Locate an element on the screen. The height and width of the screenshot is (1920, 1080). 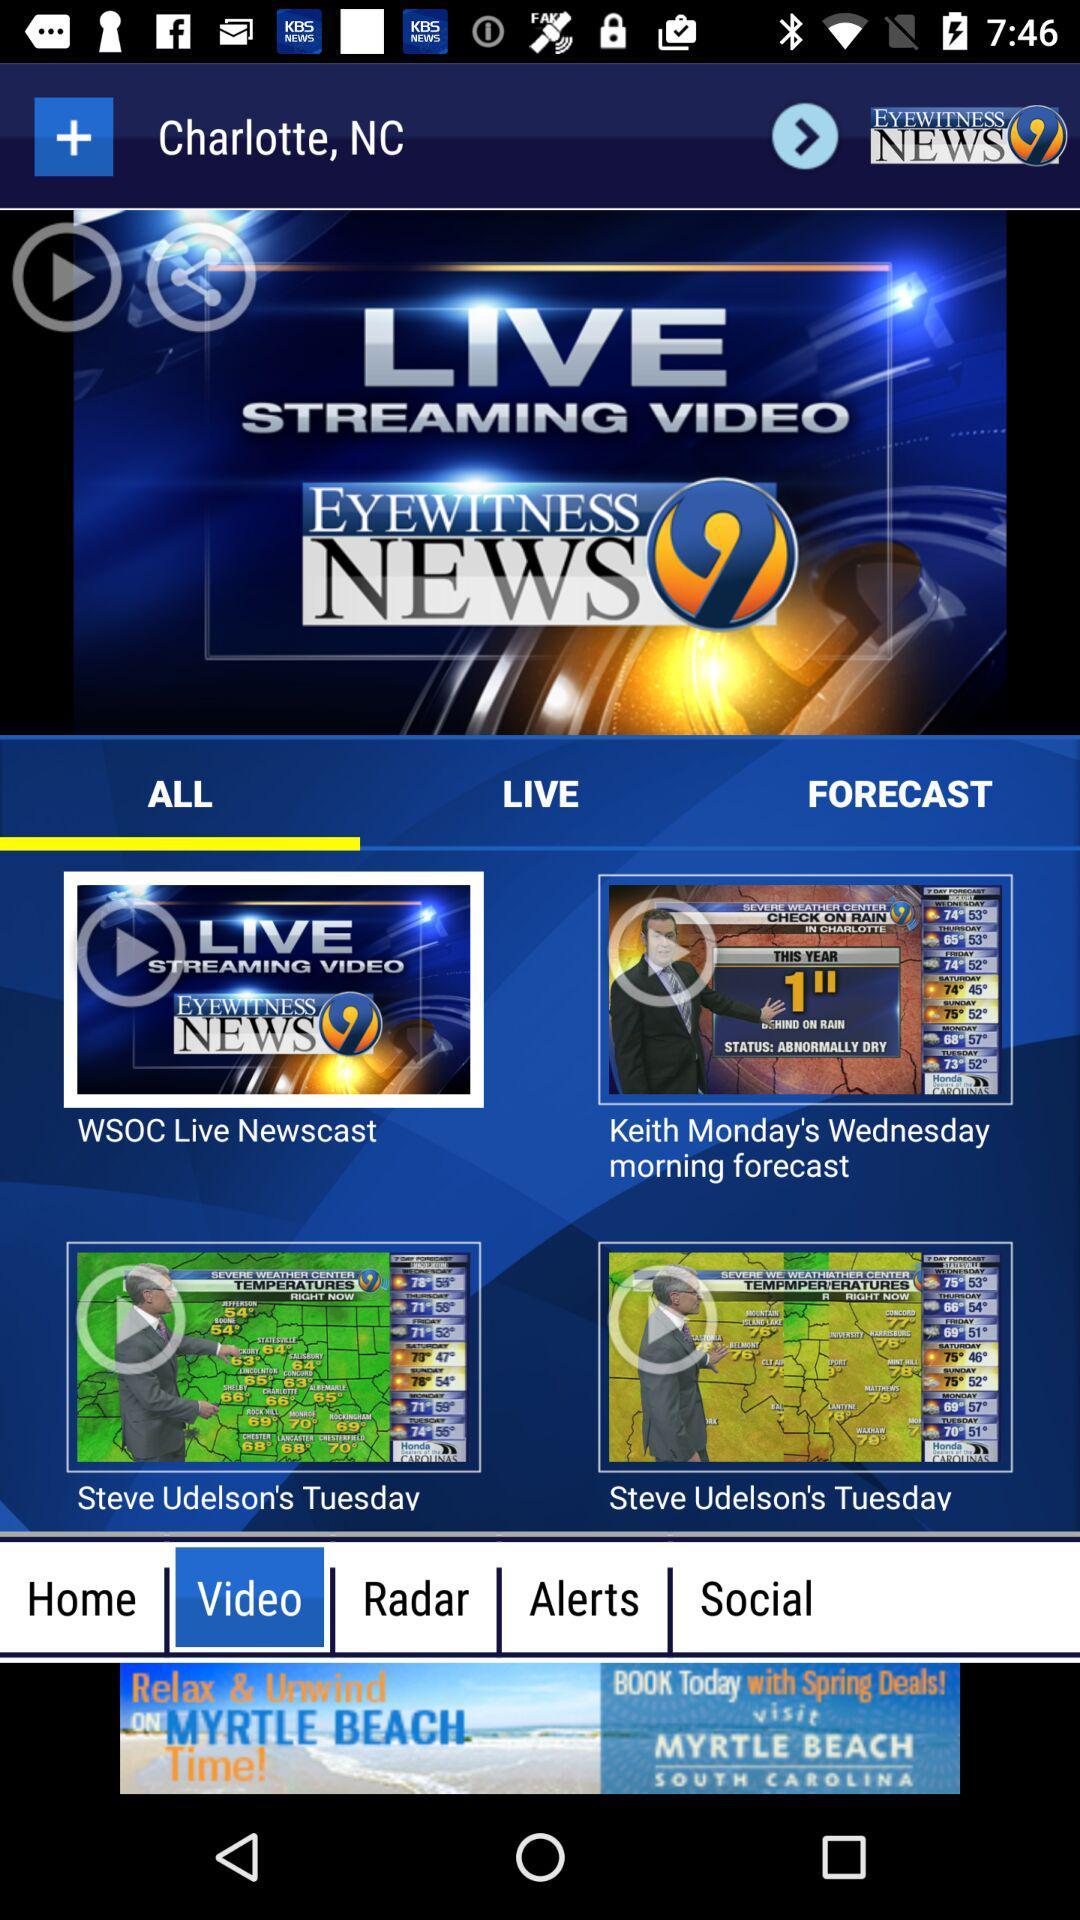
next is located at coordinates (804, 135).